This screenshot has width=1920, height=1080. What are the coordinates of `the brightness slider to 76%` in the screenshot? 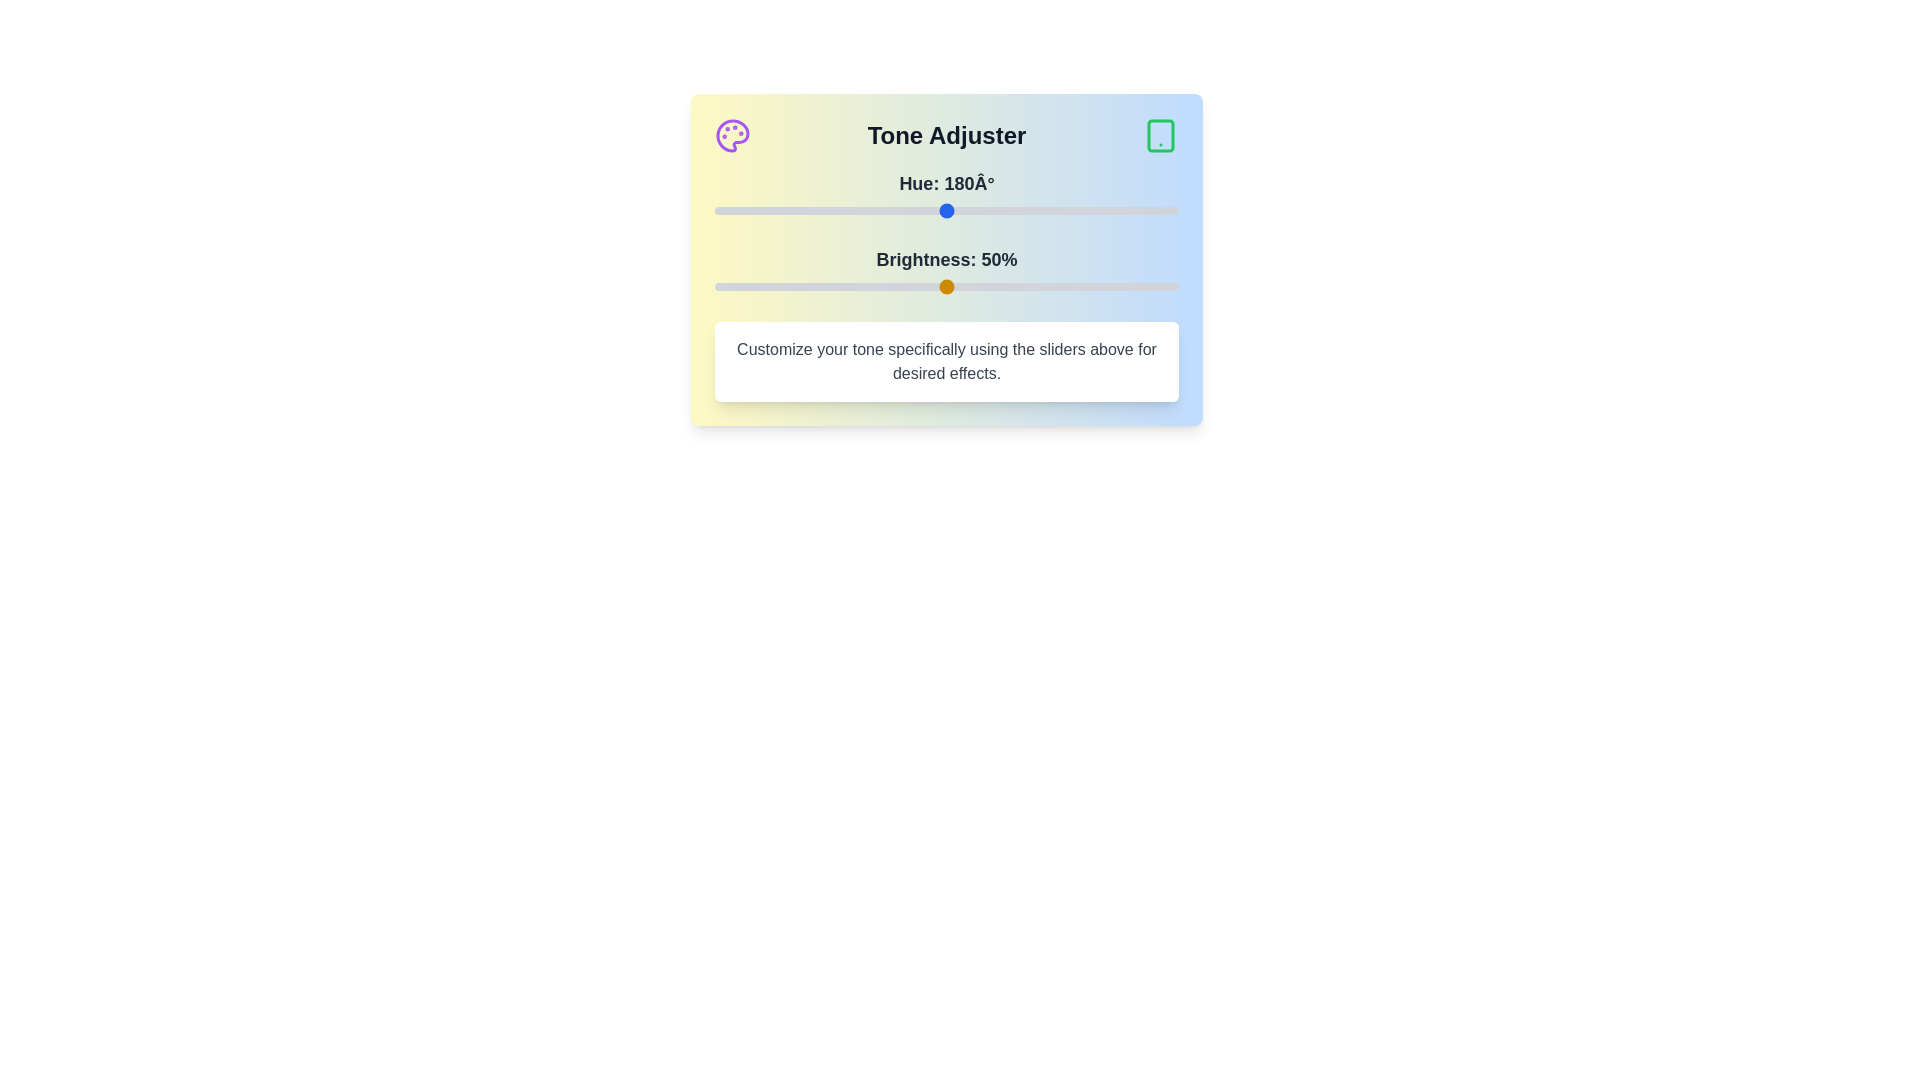 It's located at (1066, 286).